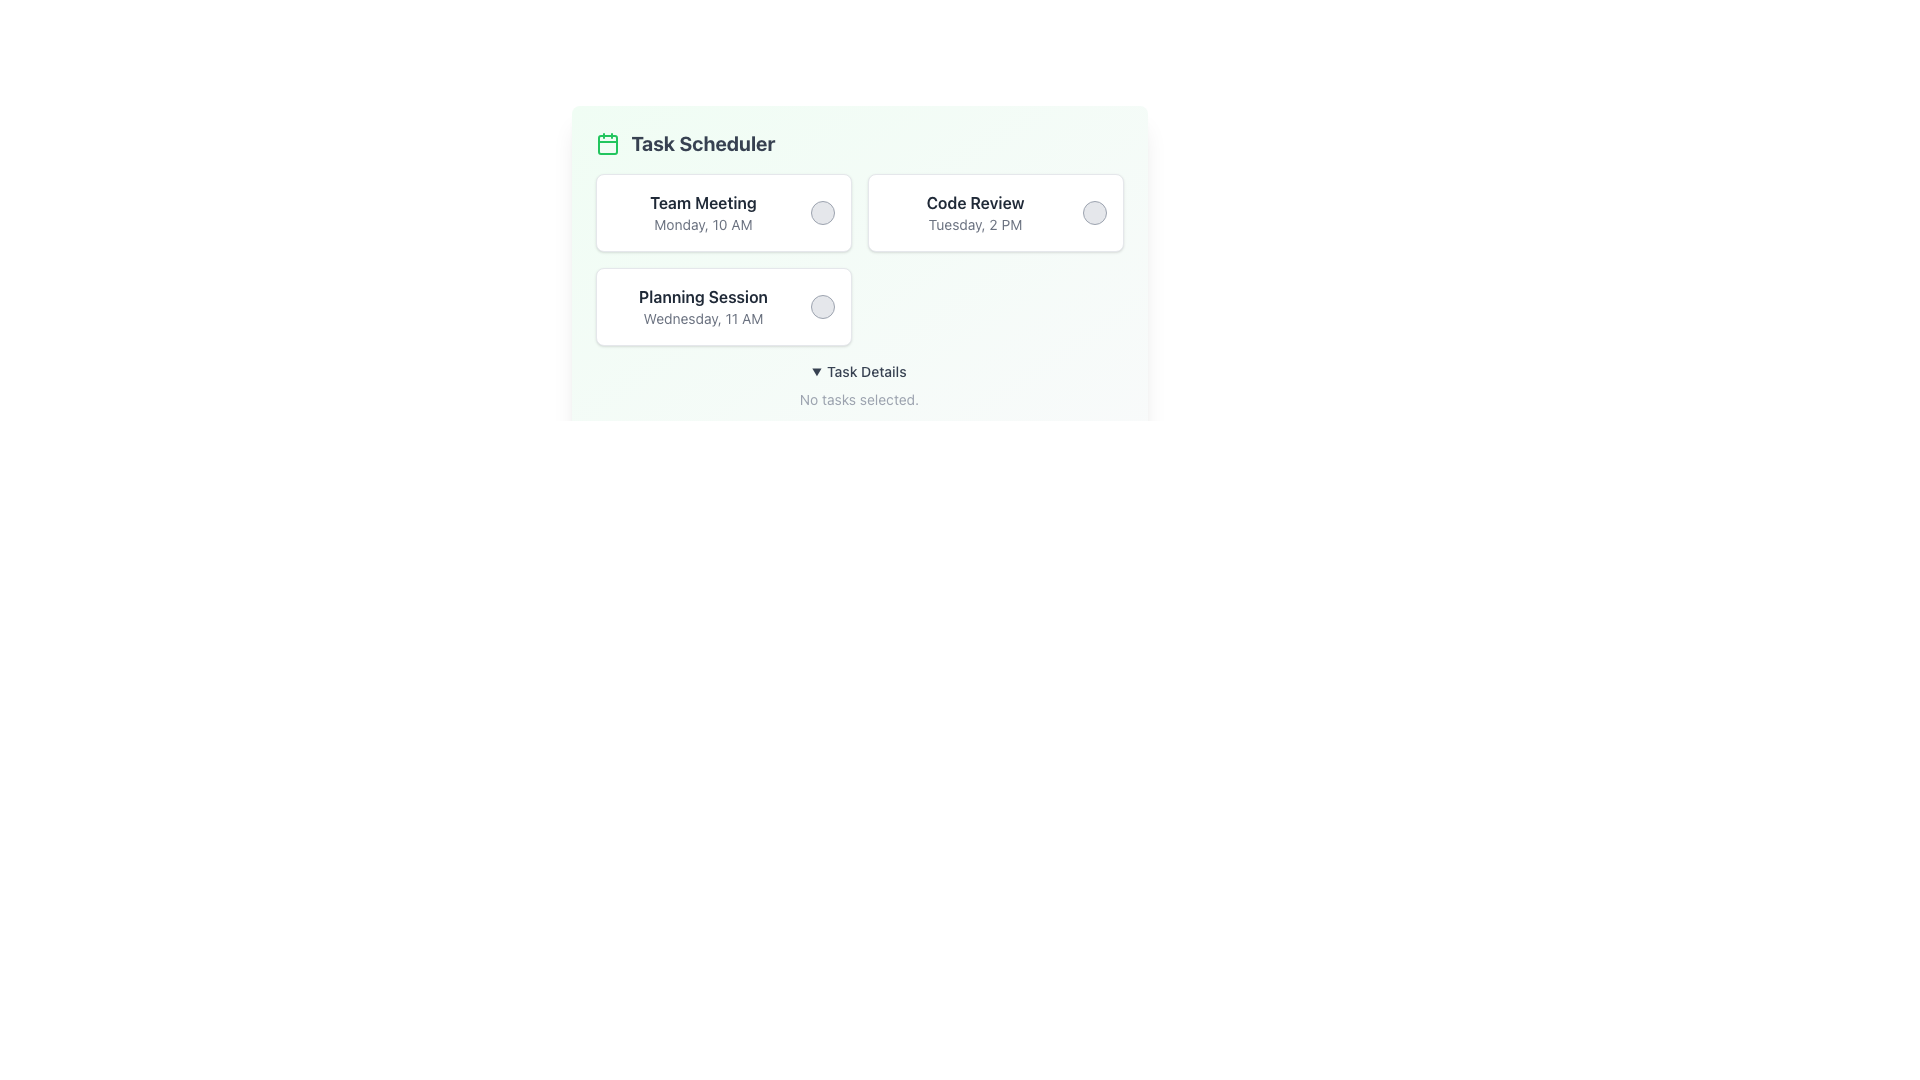 This screenshot has width=1920, height=1080. I want to click on message displayed in the text label that says 'No tasks selected.', which is located below the 'Task Details' label in the Task Details section, so click(859, 400).